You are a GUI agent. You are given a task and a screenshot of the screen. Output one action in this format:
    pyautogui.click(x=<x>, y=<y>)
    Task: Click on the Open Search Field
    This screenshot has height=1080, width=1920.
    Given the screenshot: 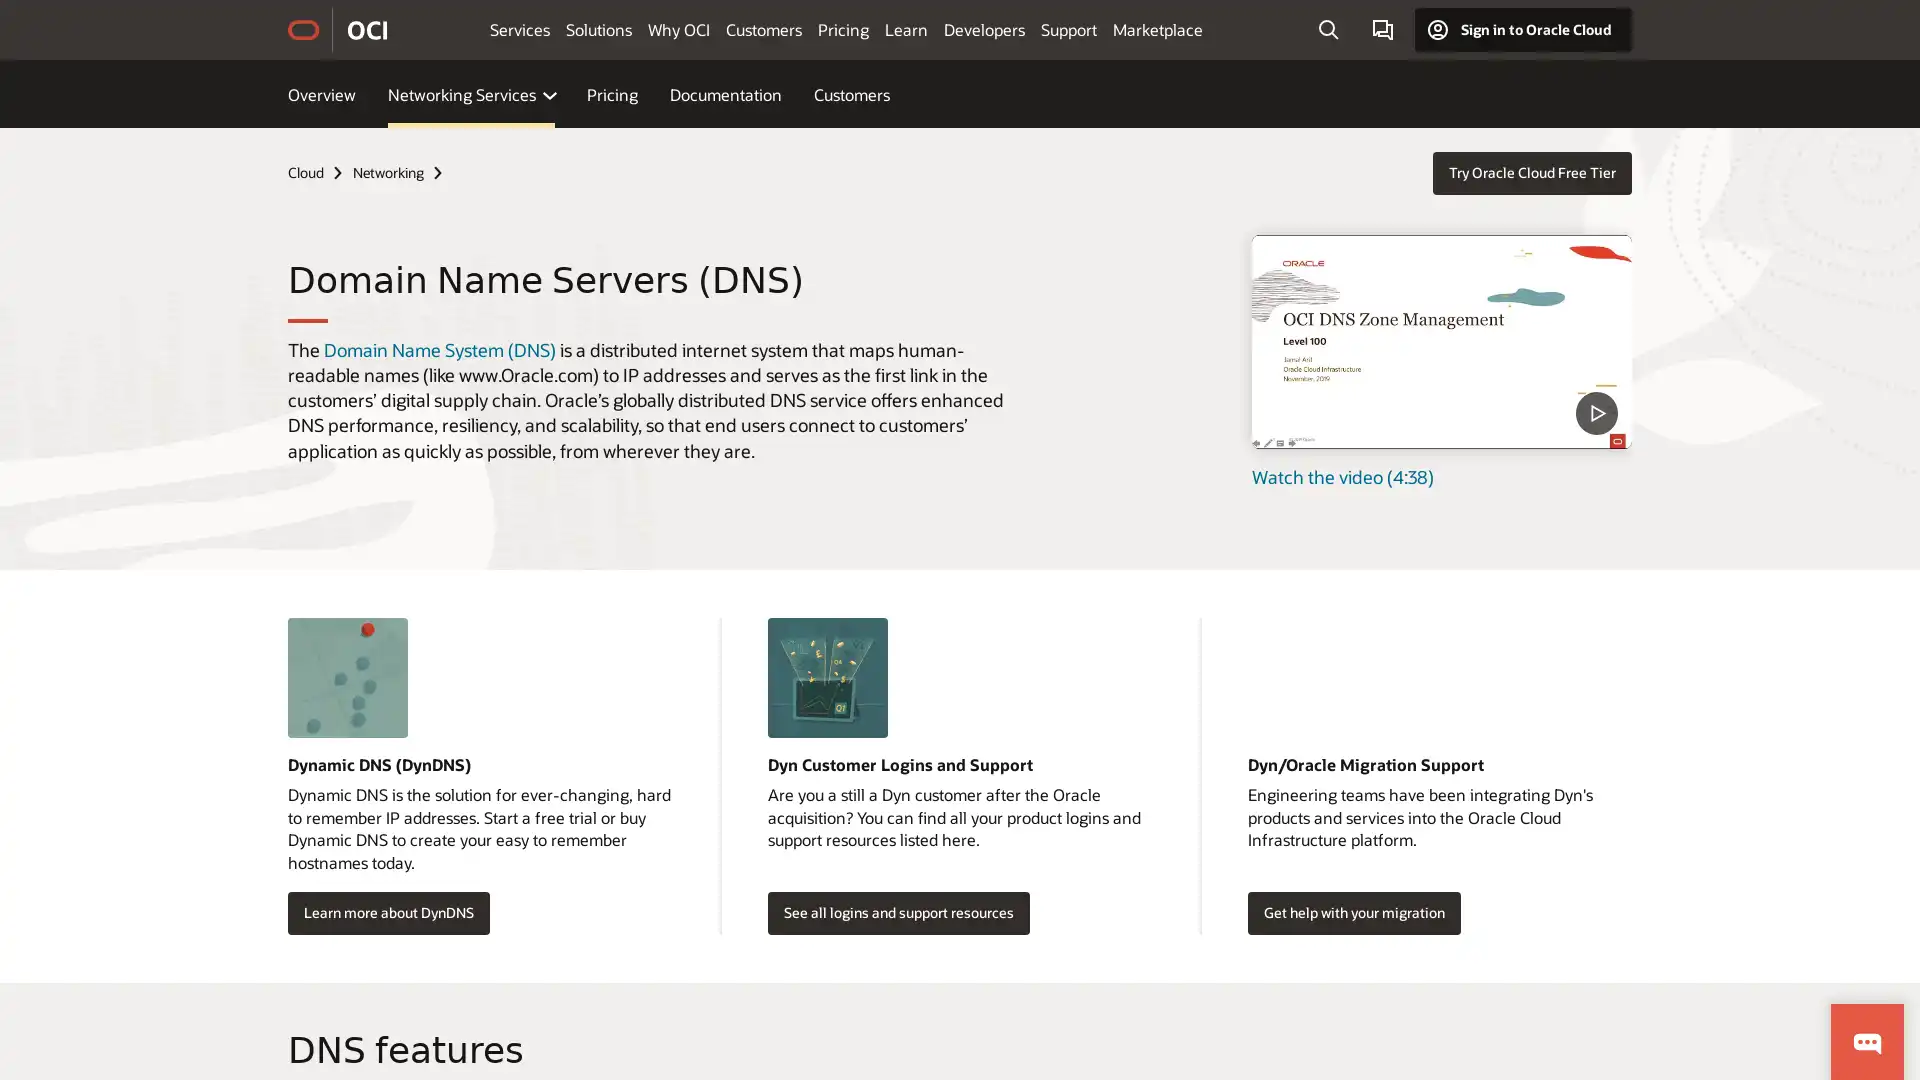 What is the action you would take?
    pyautogui.click(x=1328, y=30)
    